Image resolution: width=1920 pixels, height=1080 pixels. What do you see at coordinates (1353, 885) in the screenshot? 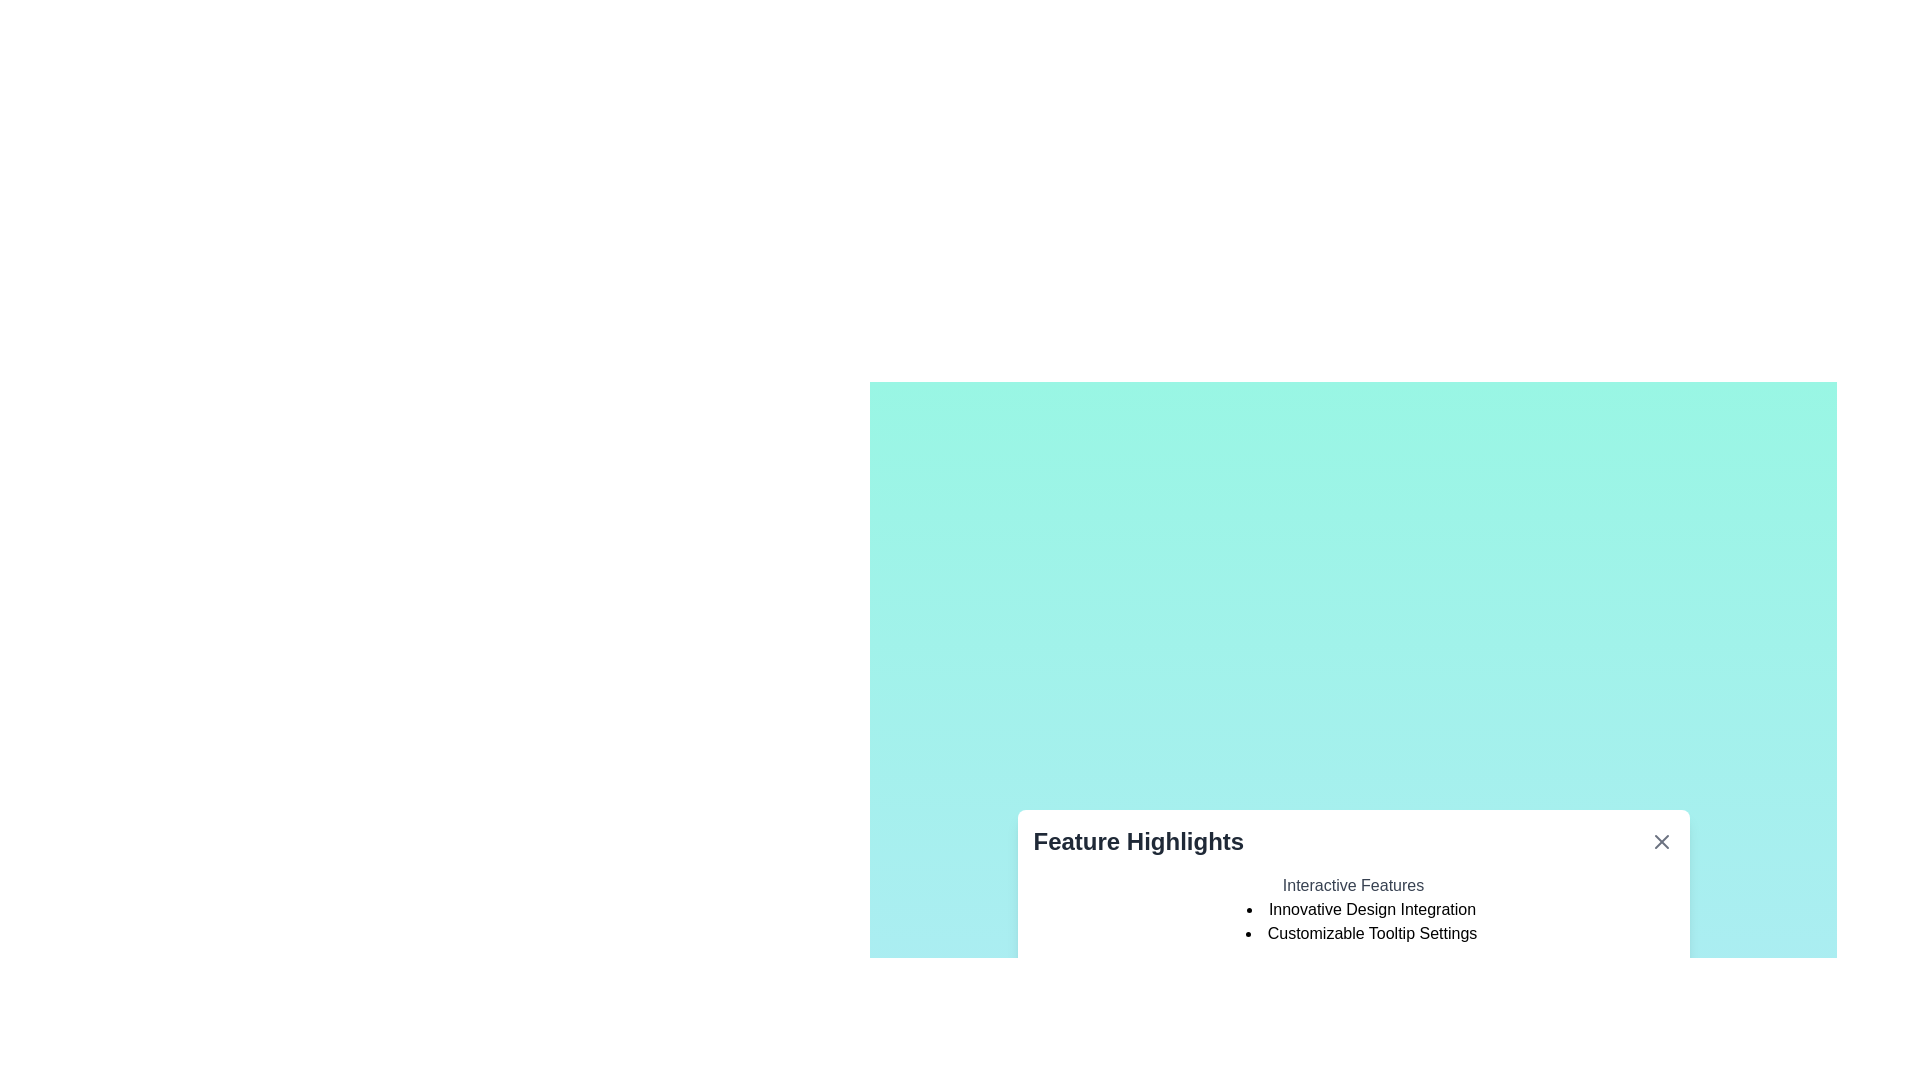
I see `the introductory text label that summarizes the features listed below in the modal interface` at bounding box center [1353, 885].